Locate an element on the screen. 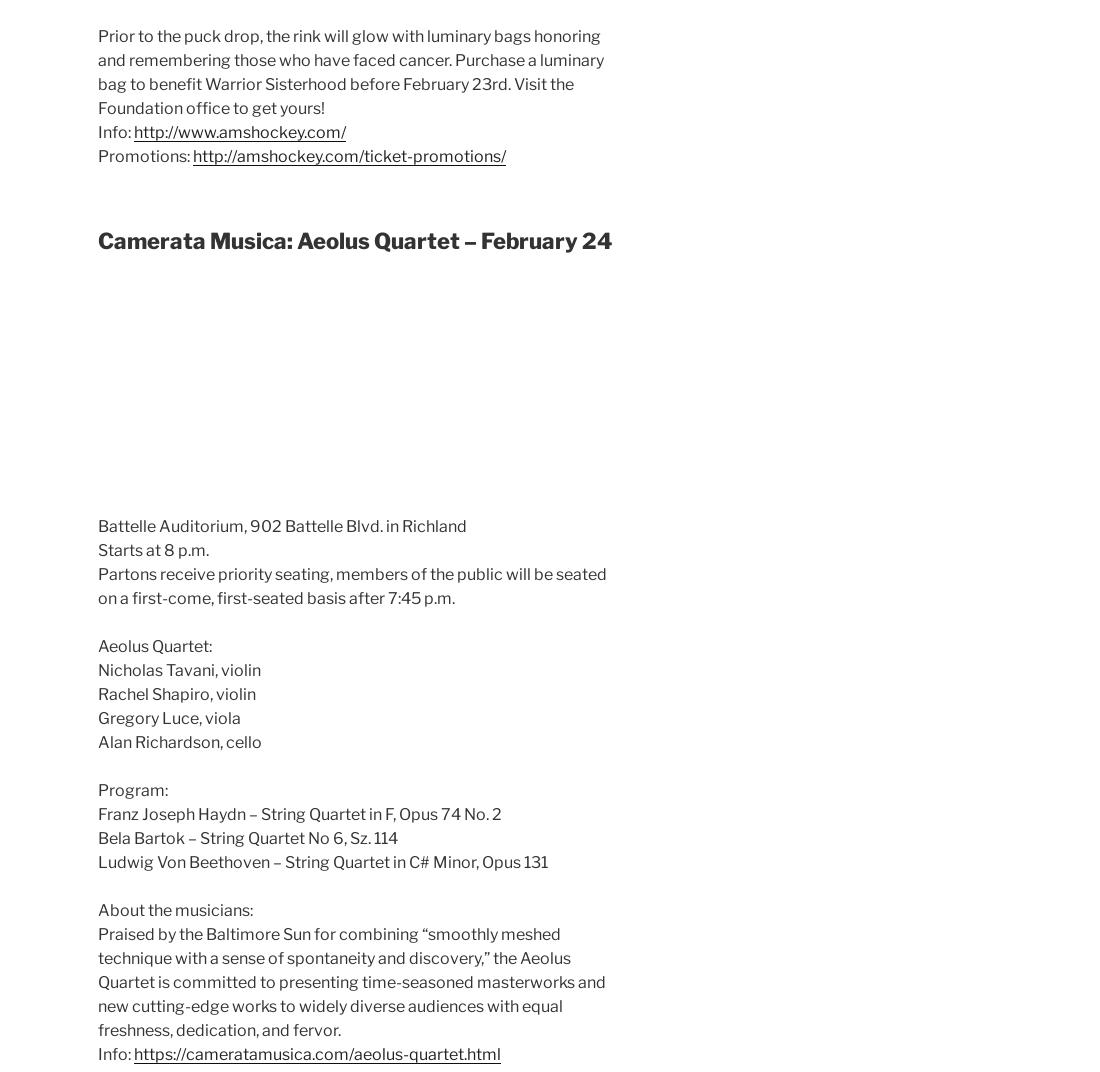  'http://amshockey.com/ticket-promotions/' is located at coordinates (349, 154).